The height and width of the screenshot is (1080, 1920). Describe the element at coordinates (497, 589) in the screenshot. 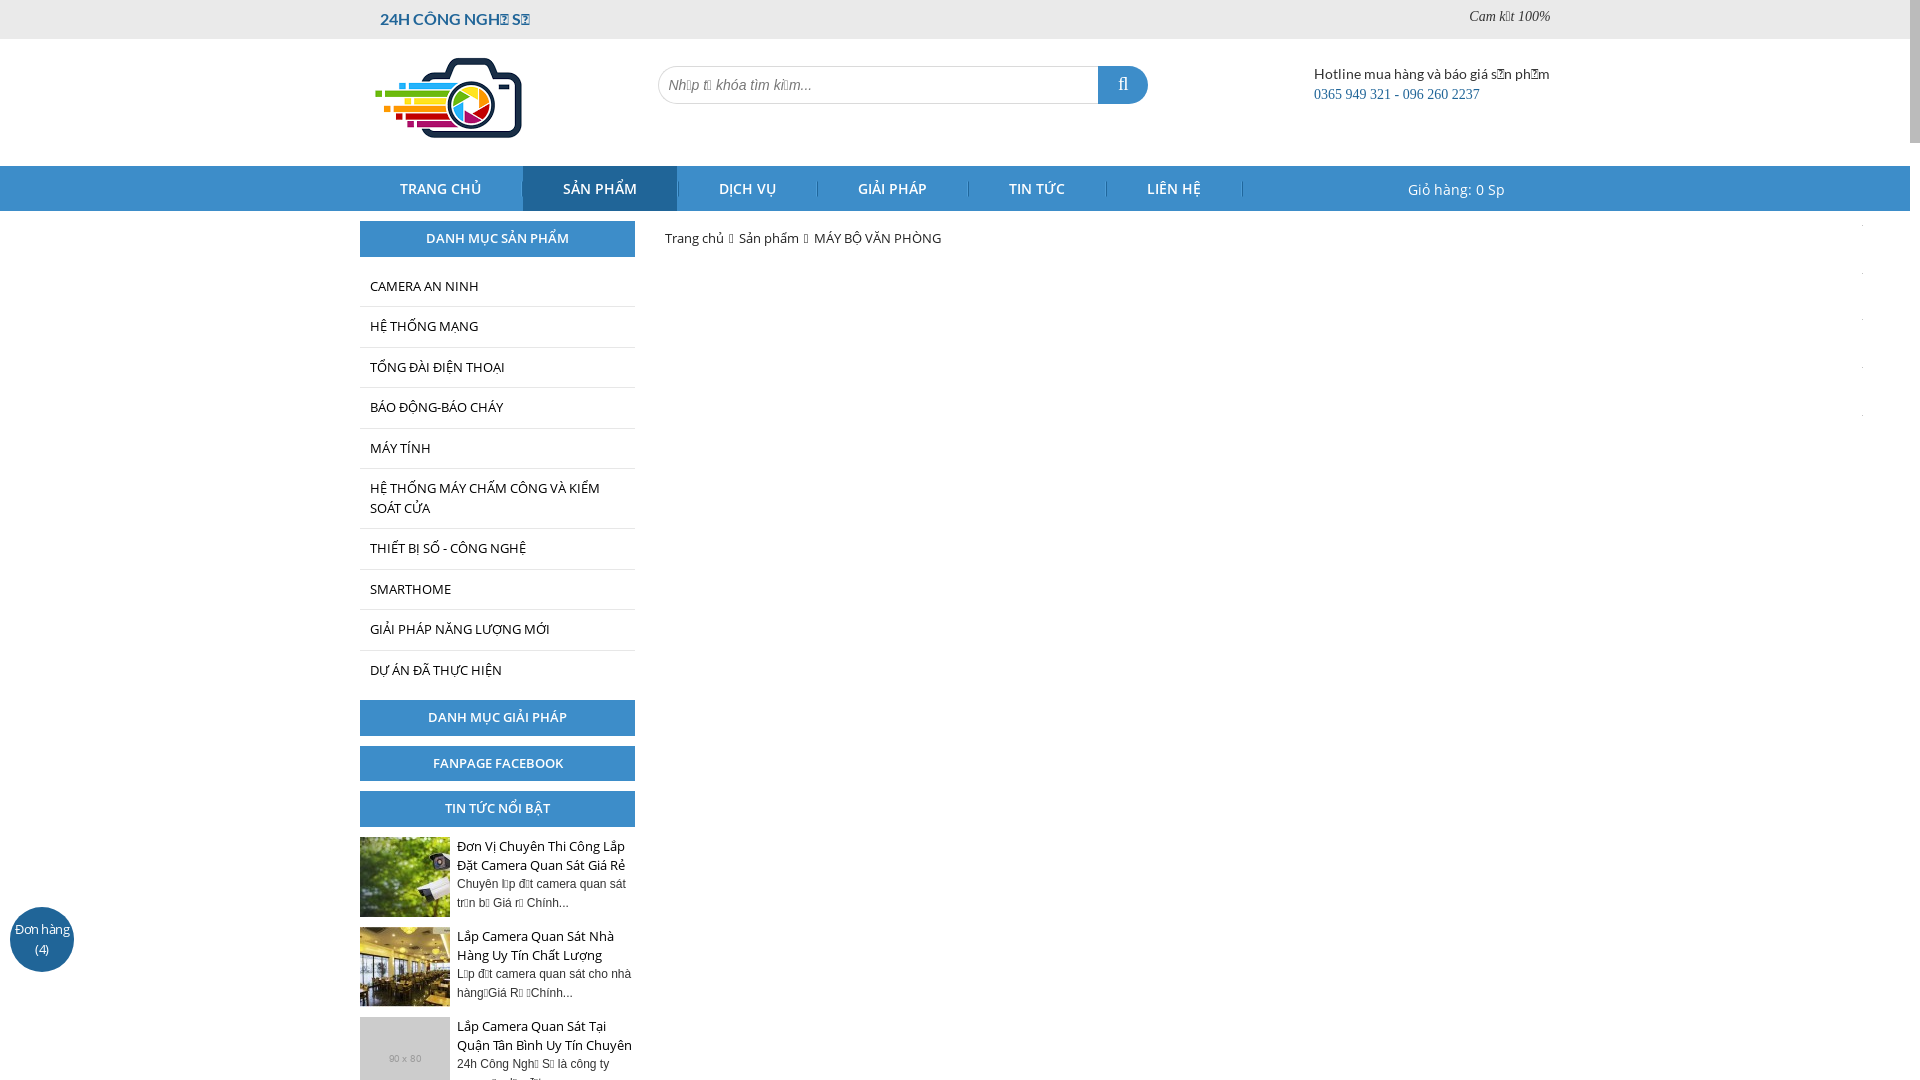

I see `'SMARTHOME'` at that location.